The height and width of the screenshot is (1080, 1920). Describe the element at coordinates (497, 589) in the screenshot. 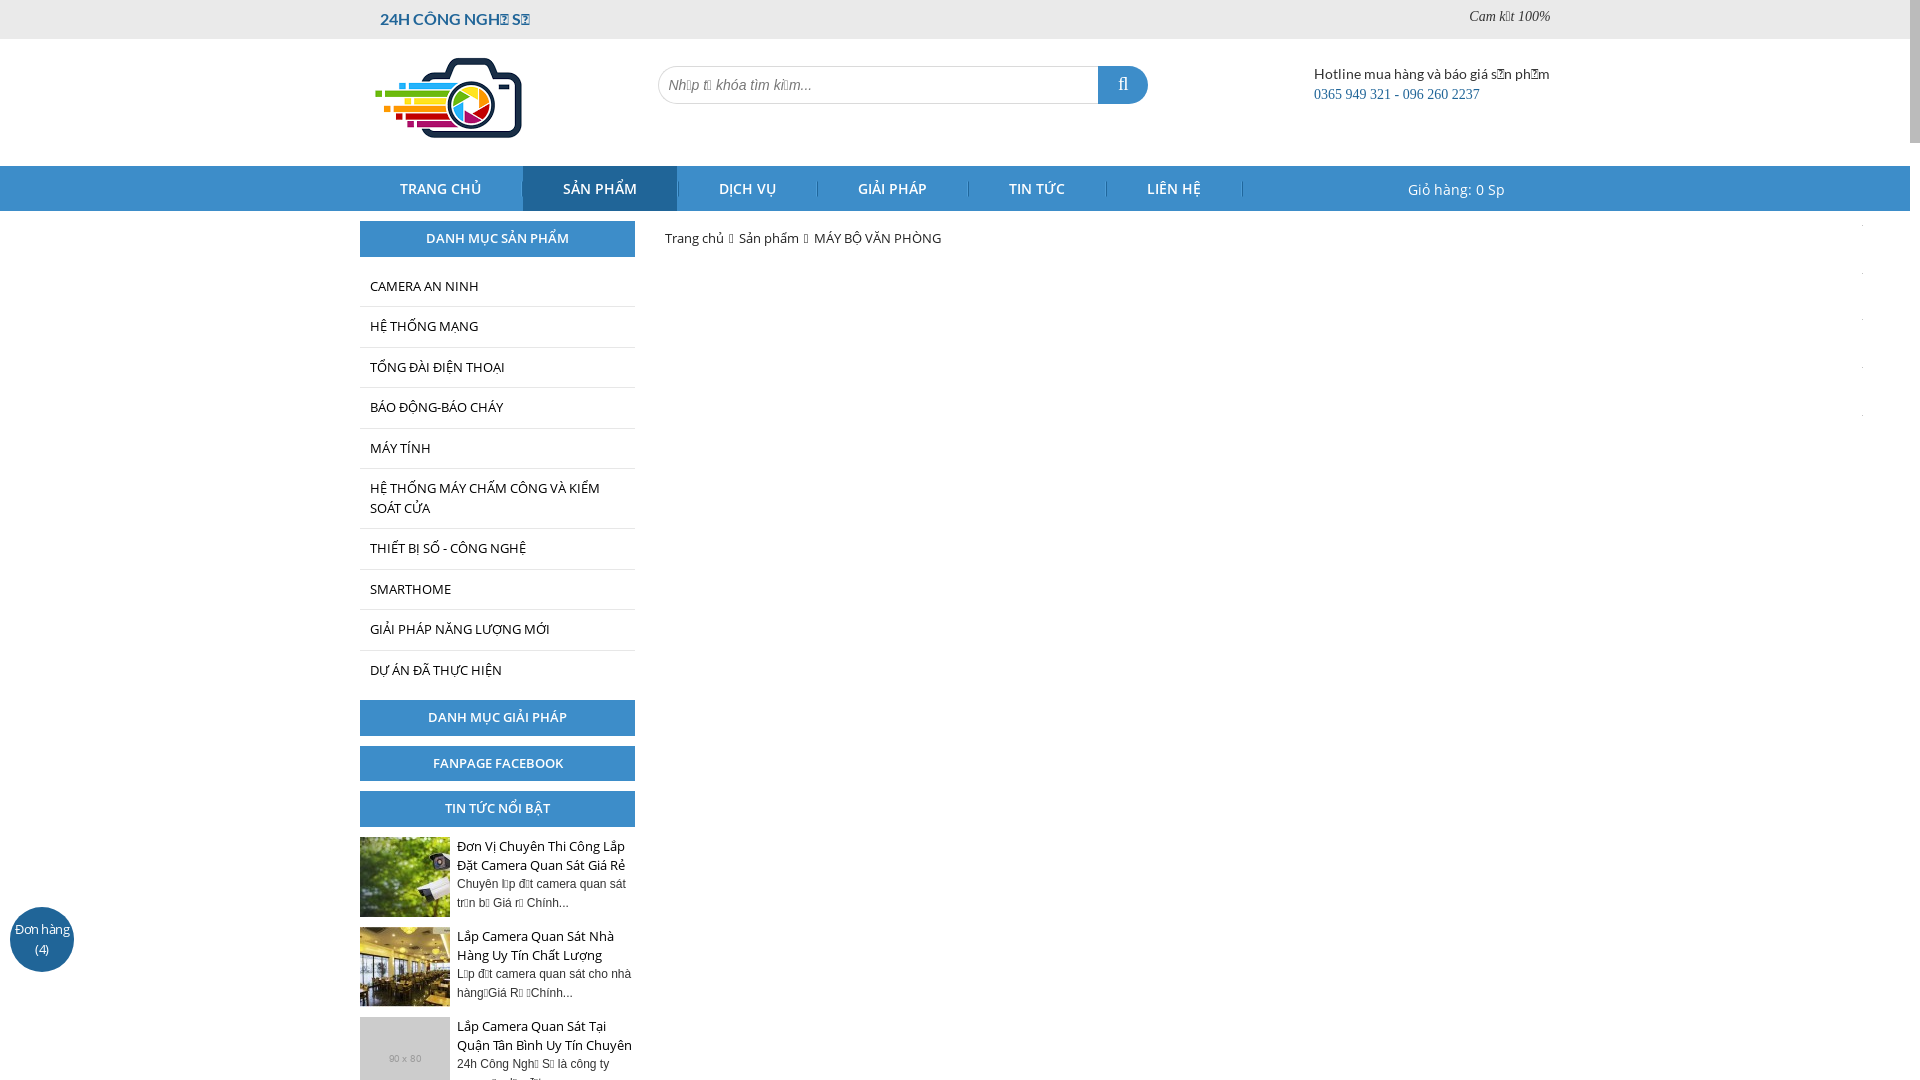

I see `'SMARTHOME'` at that location.